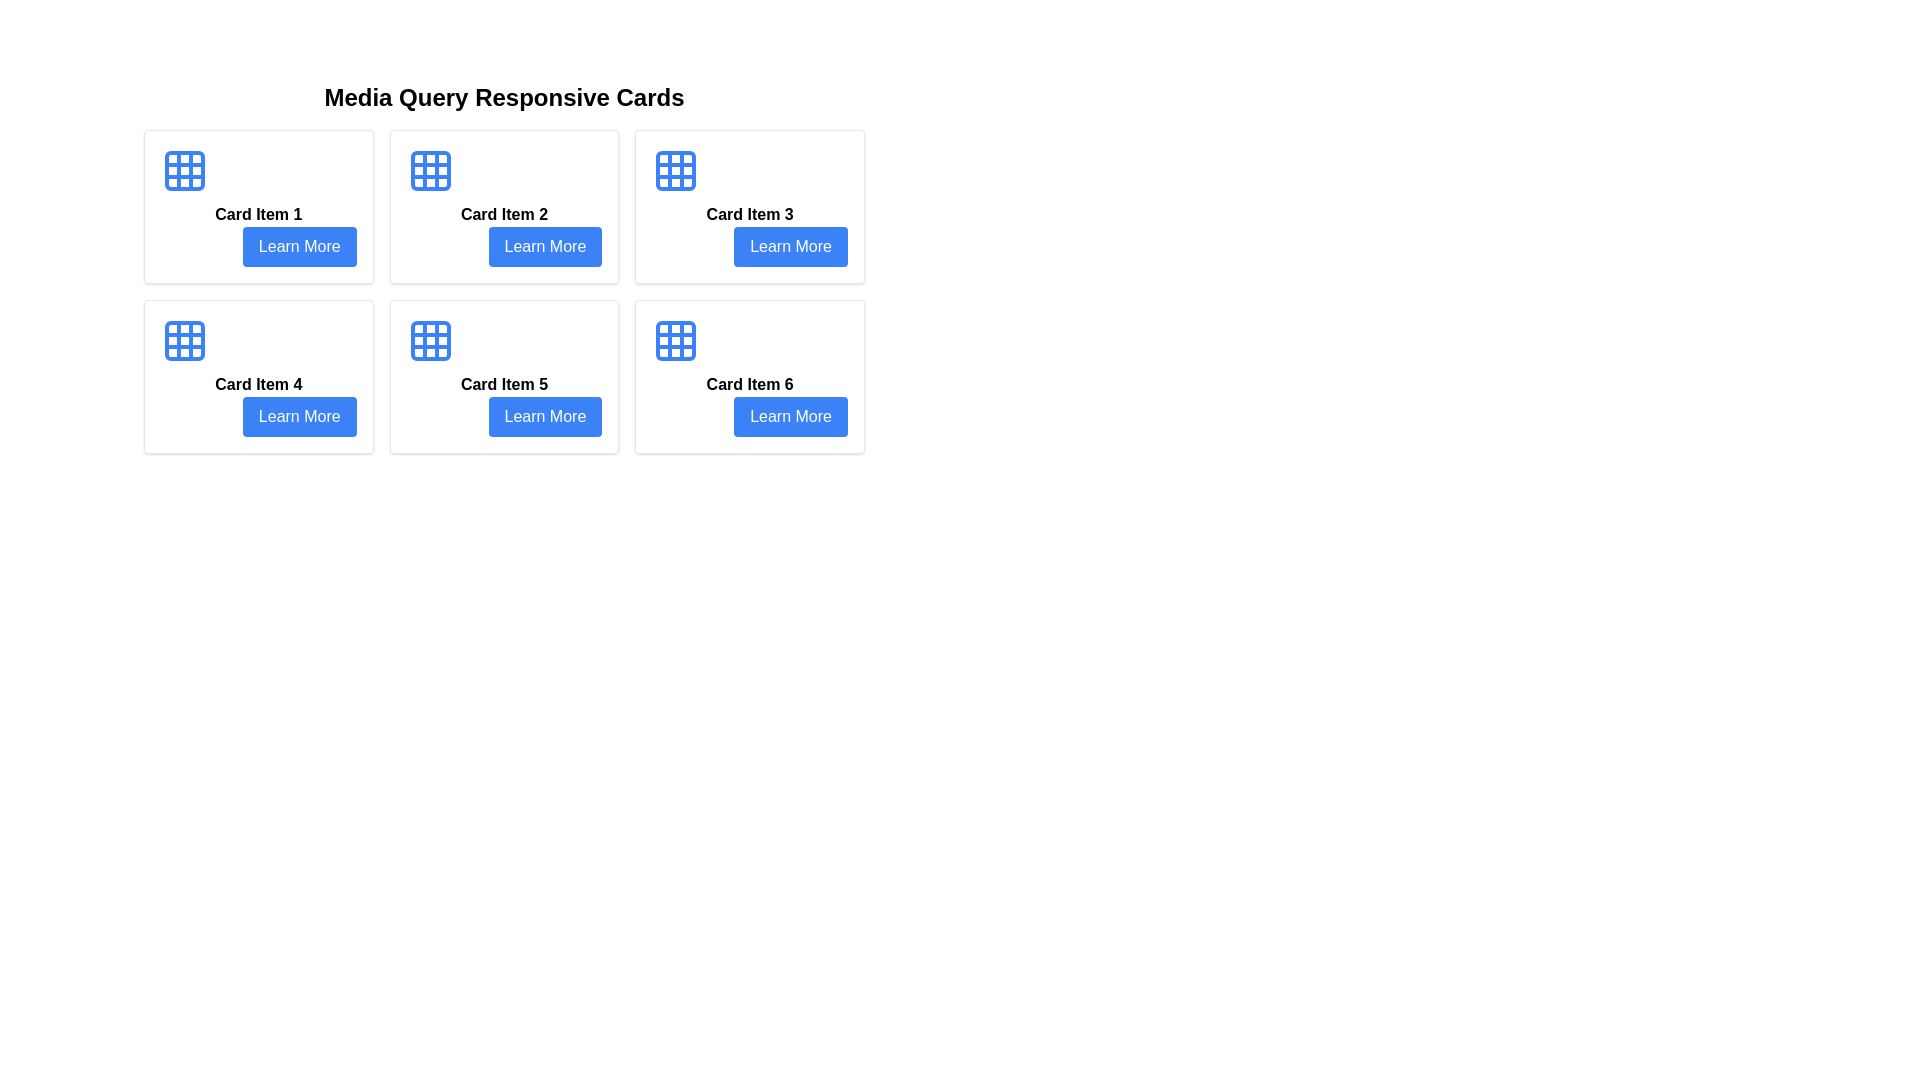 The width and height of the screenshot is (1920, 1080). I want to click on the 'Learn More' button located at the bottom-right of 'Card Item 4' to change its color, so click(298, 415).